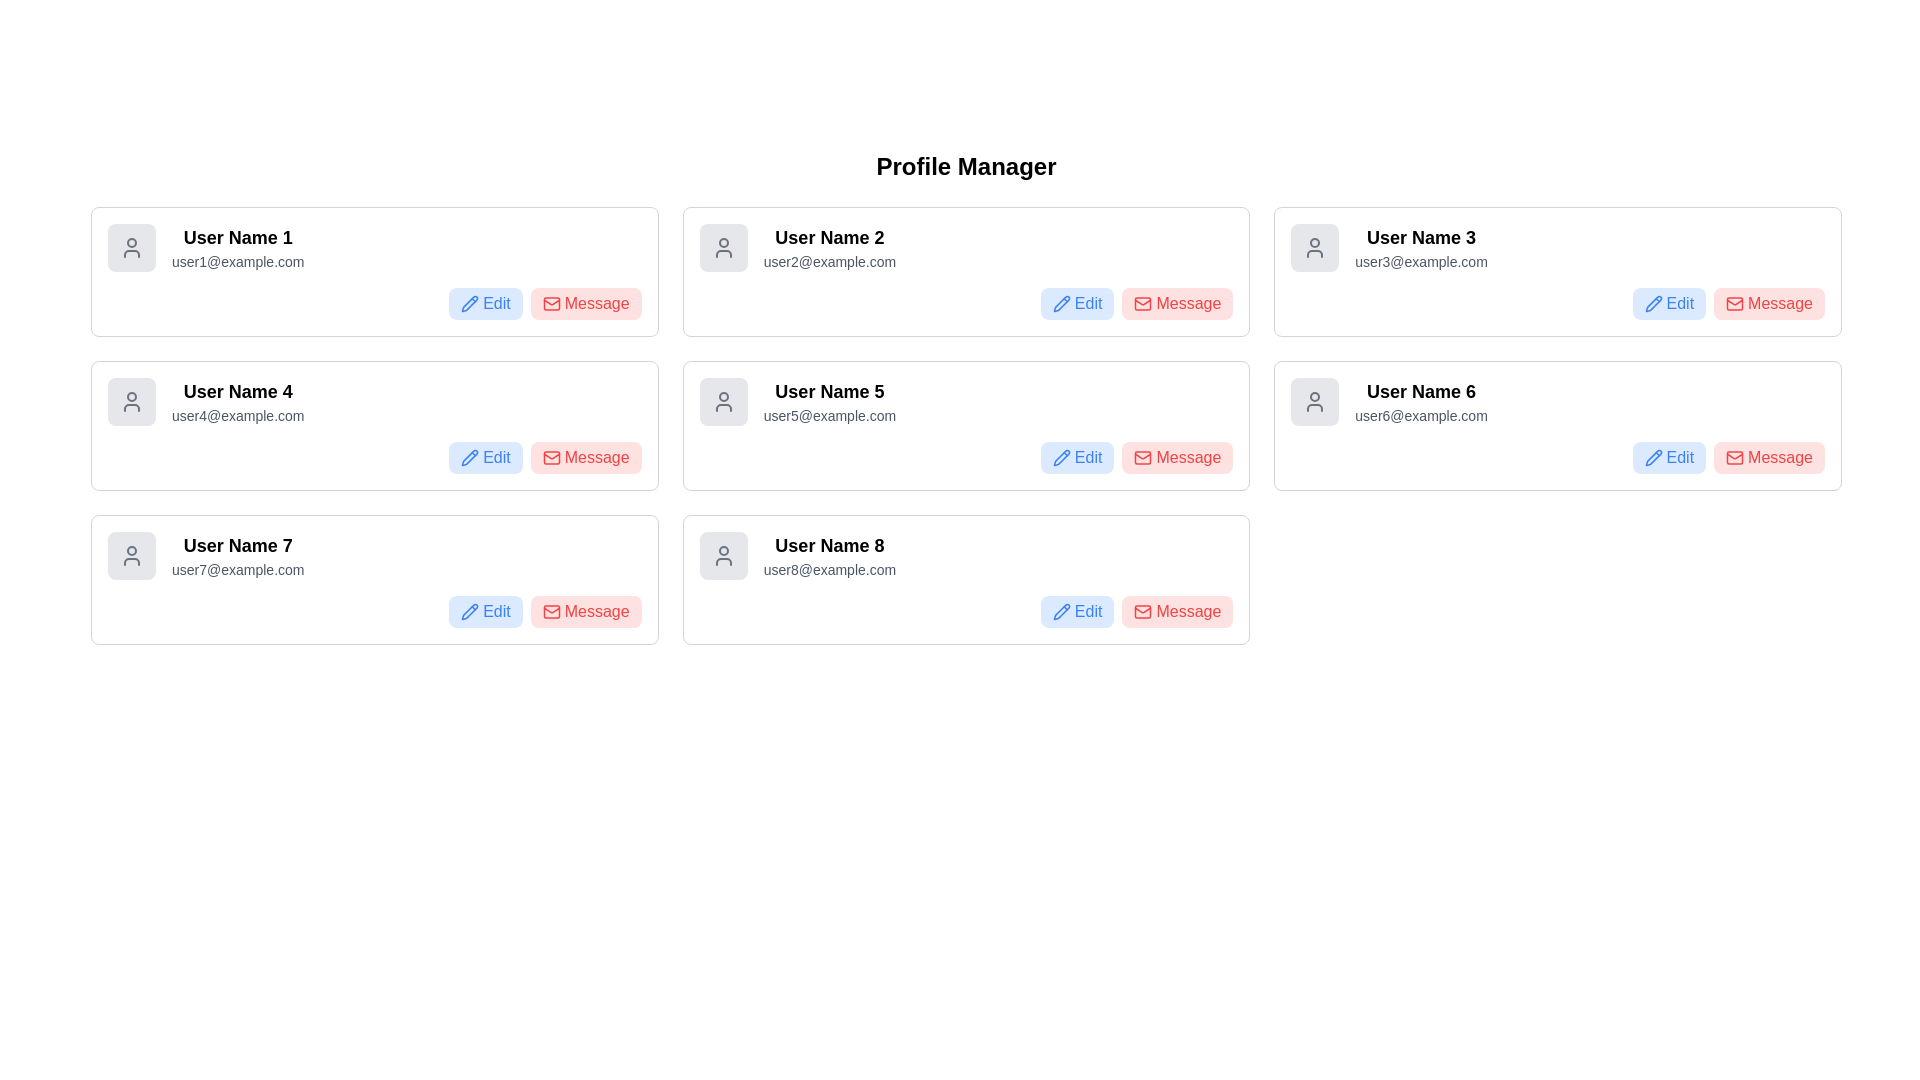 The height and width of the screenshot is (1080, 1920). I want to click on the Text Label indicating the functionality of the 'Message' button for 'User Name 6', which is positioned to the right of the 'Edit' button within the profile card, so click(1780, 458).